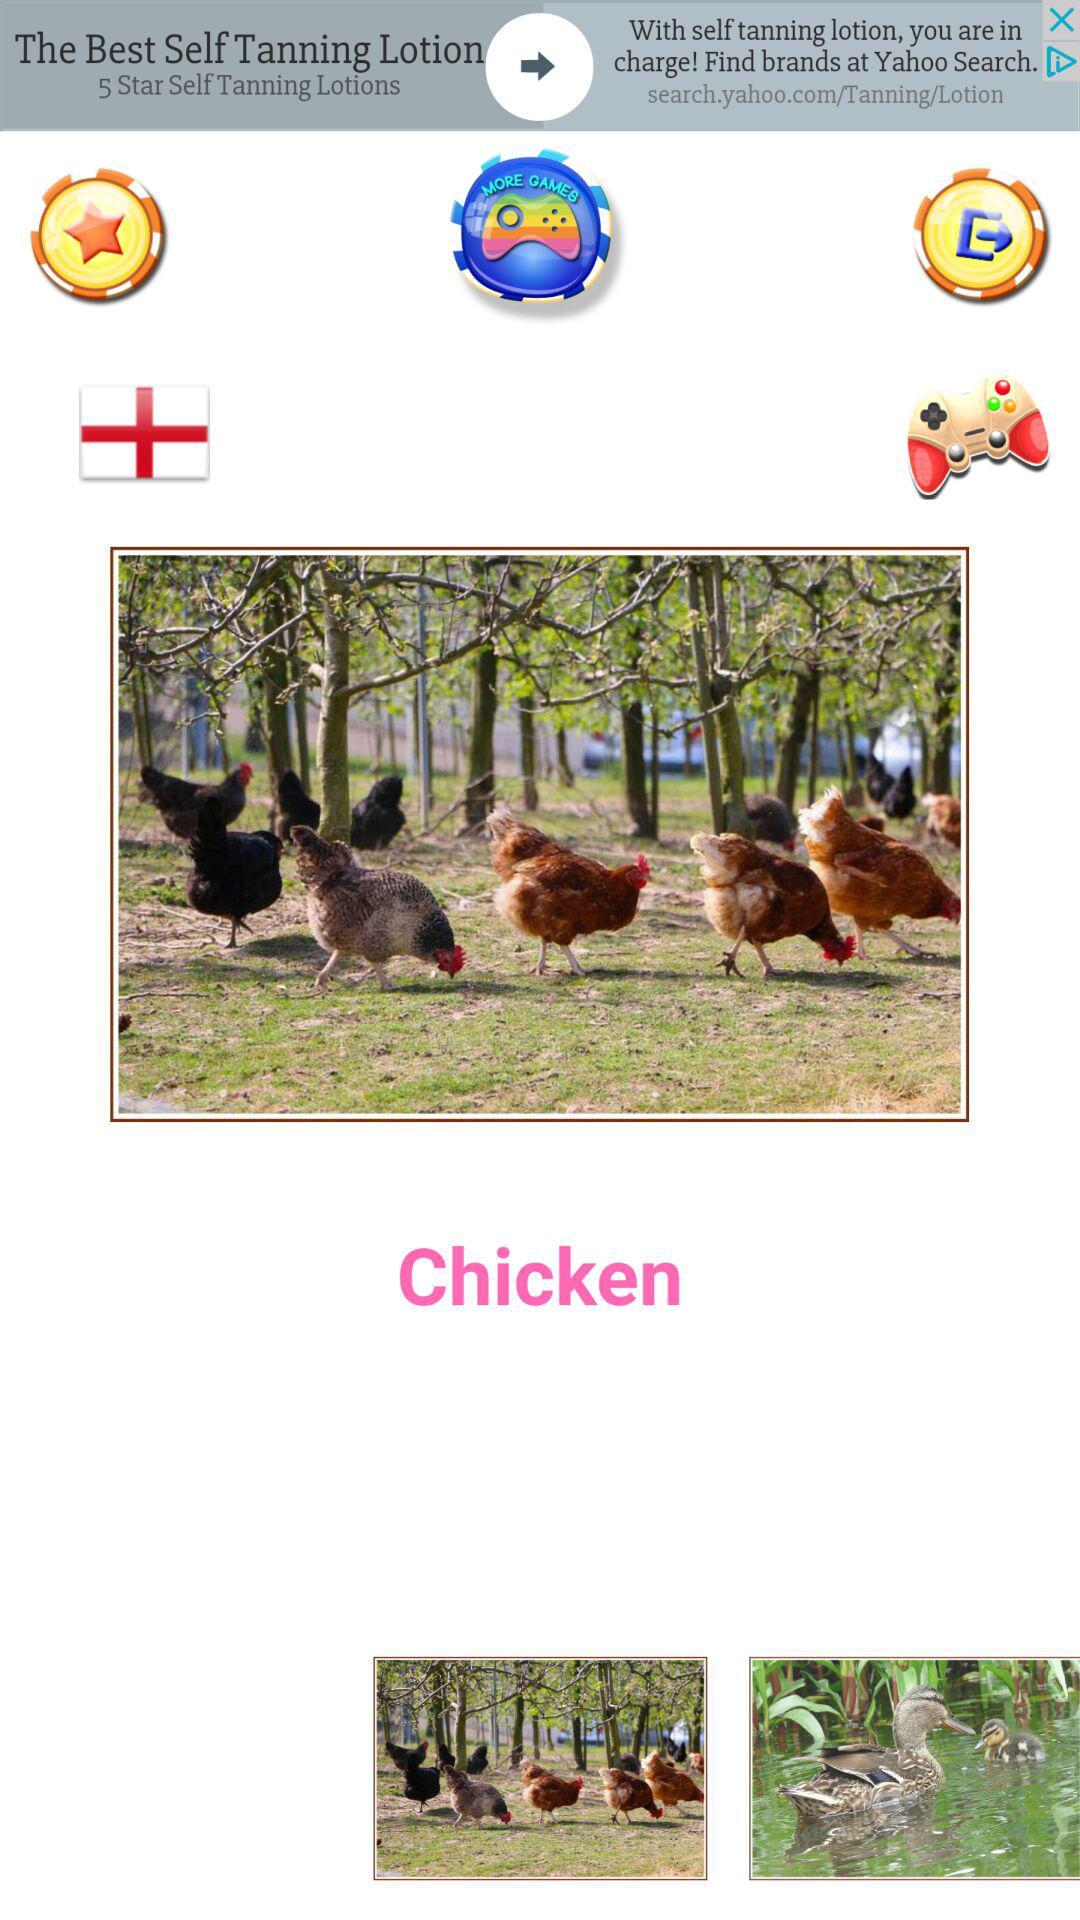 The width and height of the screenshot is (1080, 1920). I want to click on the add icon, so click(143, 432).